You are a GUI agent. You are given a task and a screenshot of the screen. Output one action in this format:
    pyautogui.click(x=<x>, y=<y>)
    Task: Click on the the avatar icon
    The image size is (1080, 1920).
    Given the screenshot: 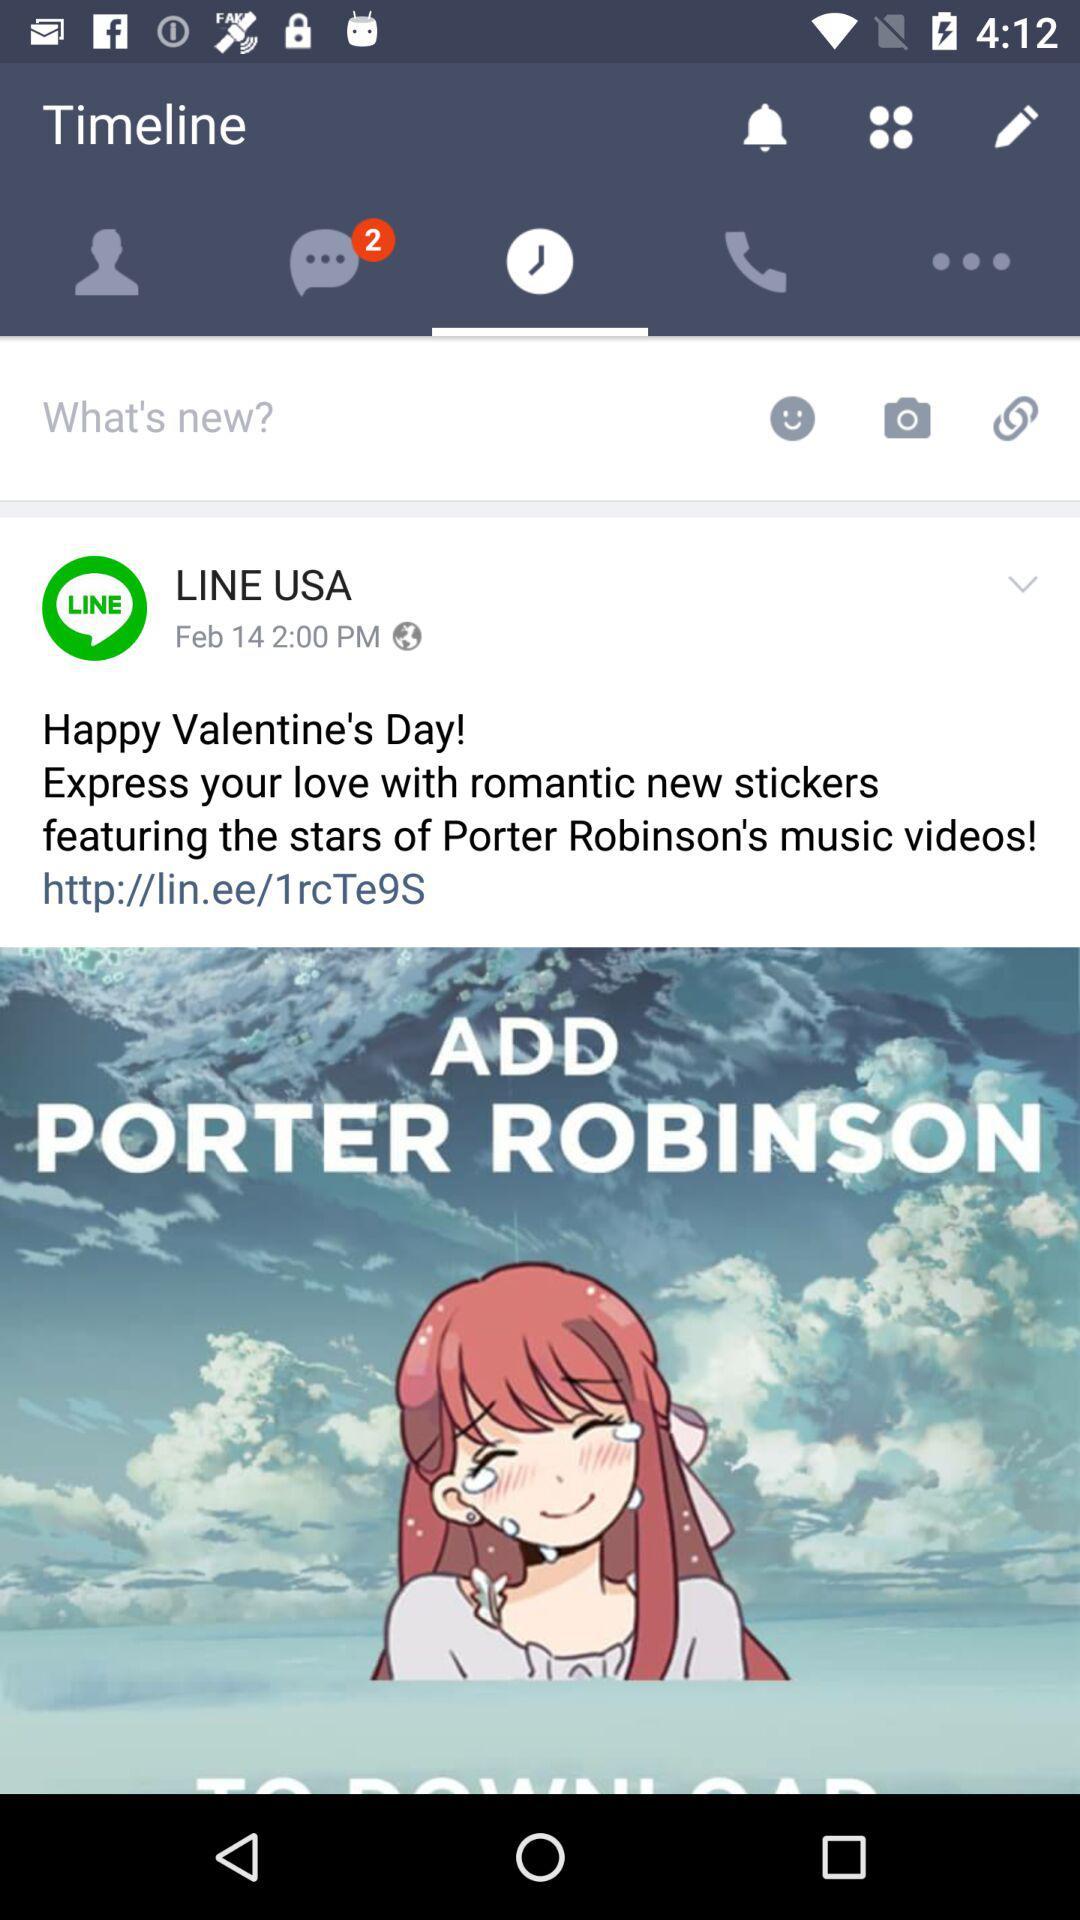 What is the action you would take?
    pyautogui.click(x=108, y=261)
    